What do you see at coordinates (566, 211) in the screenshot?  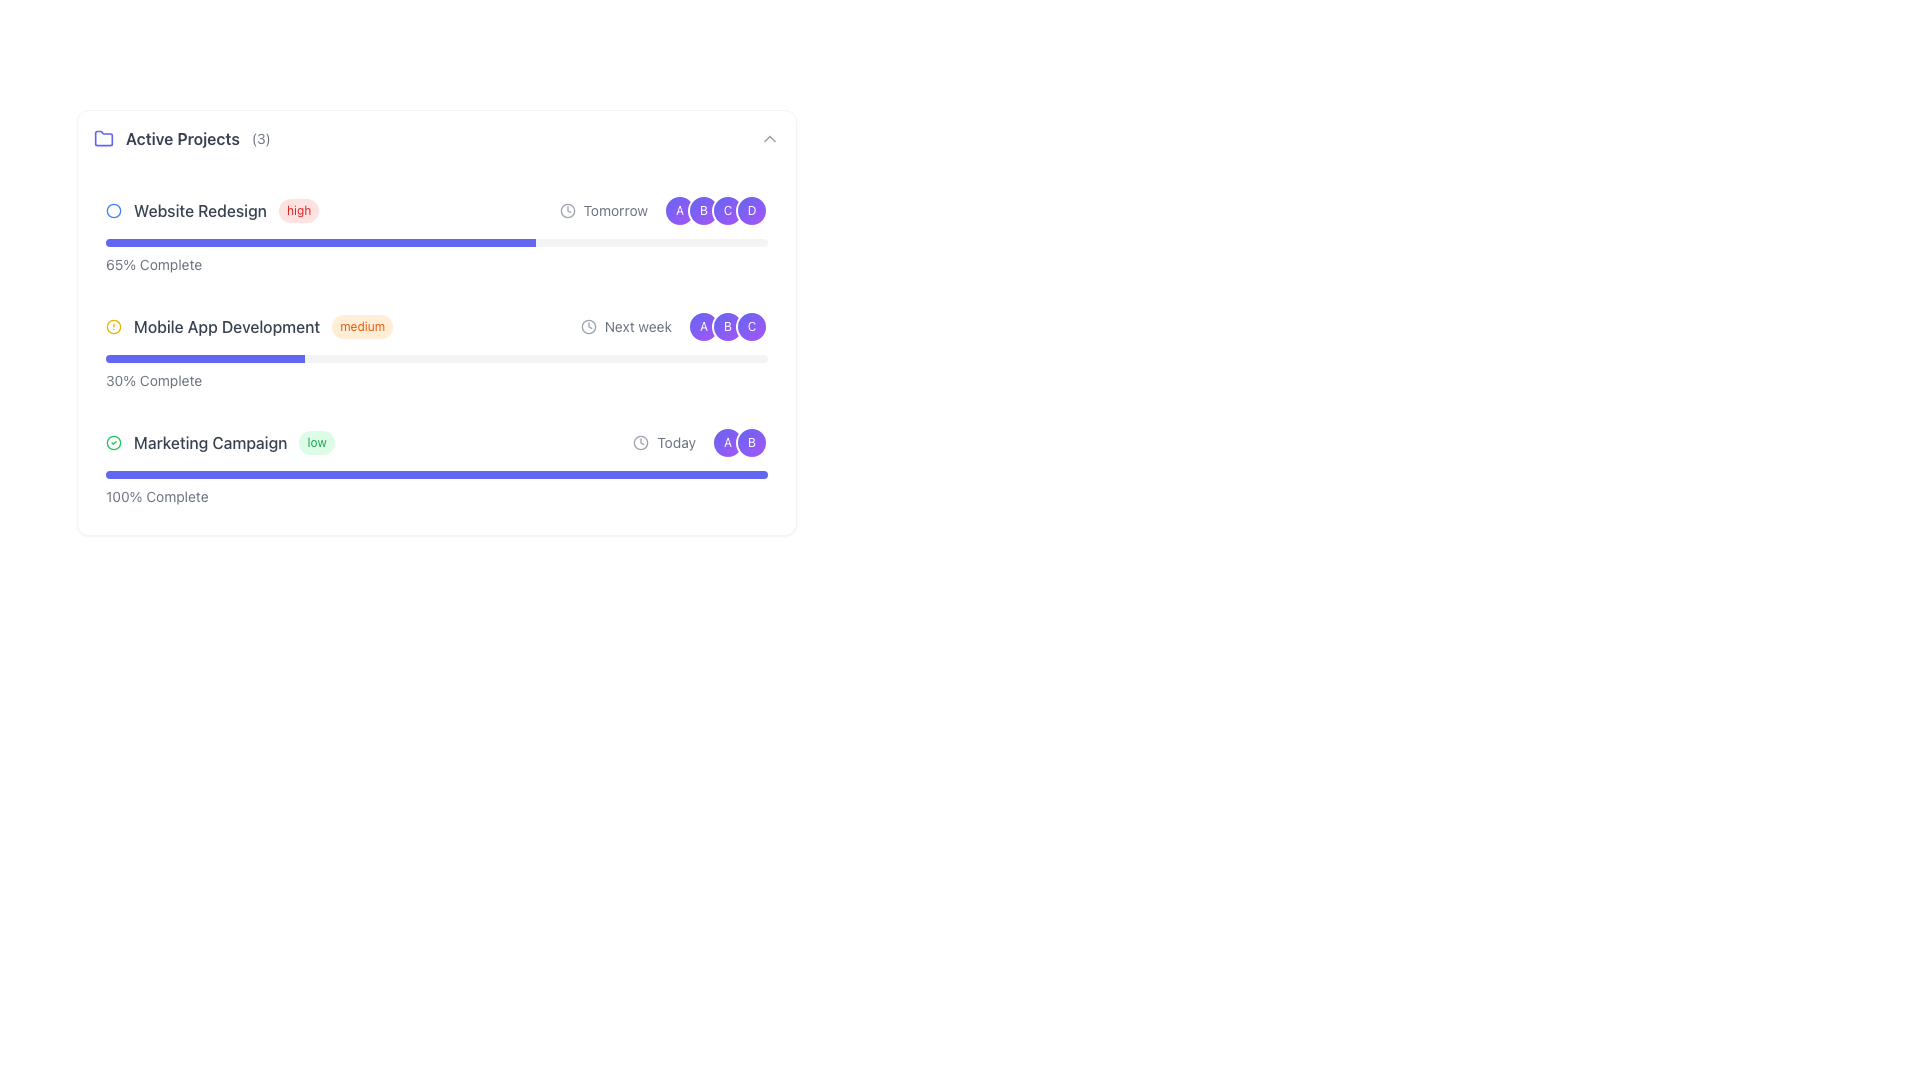 I see `SVG circle element representing the clock icon, which is associated with the 'Tomorrow' text for the 'Website Redesign' task` at bounding box center [566, 211].